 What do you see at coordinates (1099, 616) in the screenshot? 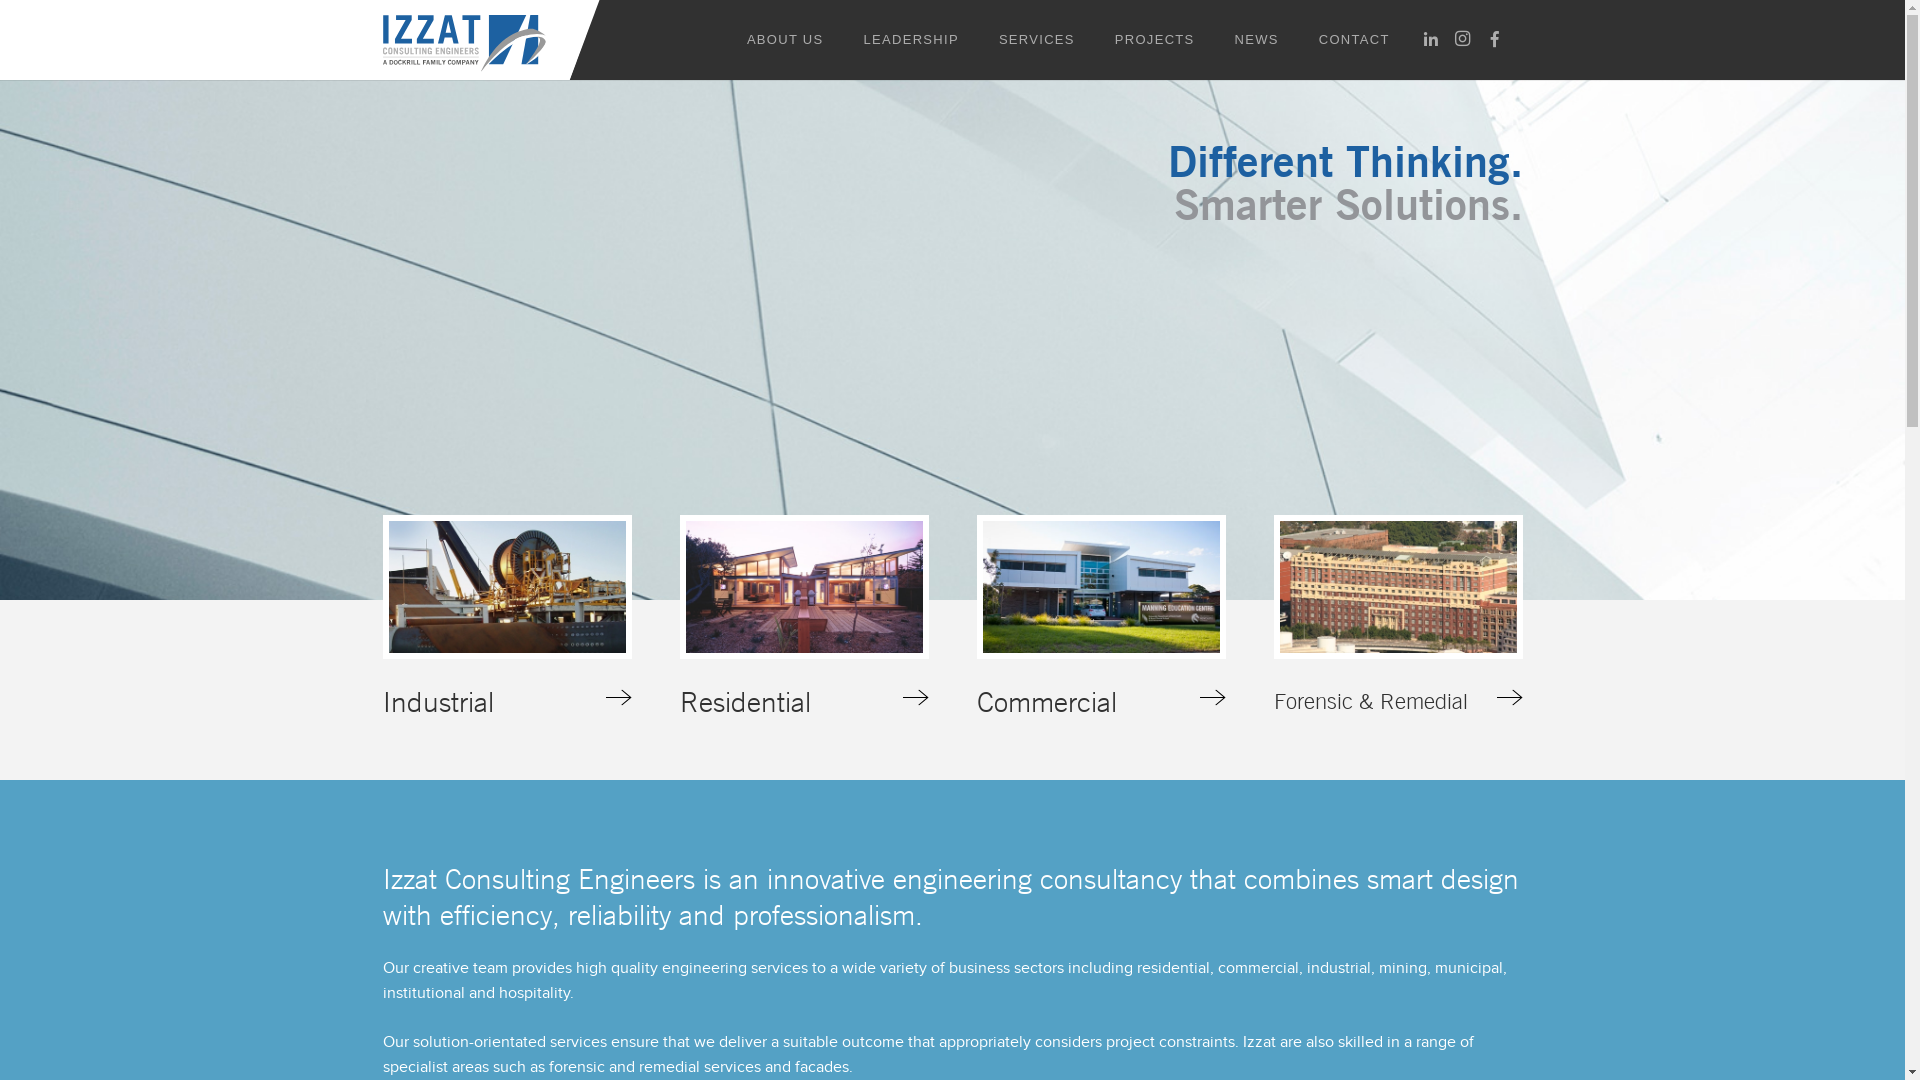
I see `'Commercial'` at bounding box center [1099, 616].